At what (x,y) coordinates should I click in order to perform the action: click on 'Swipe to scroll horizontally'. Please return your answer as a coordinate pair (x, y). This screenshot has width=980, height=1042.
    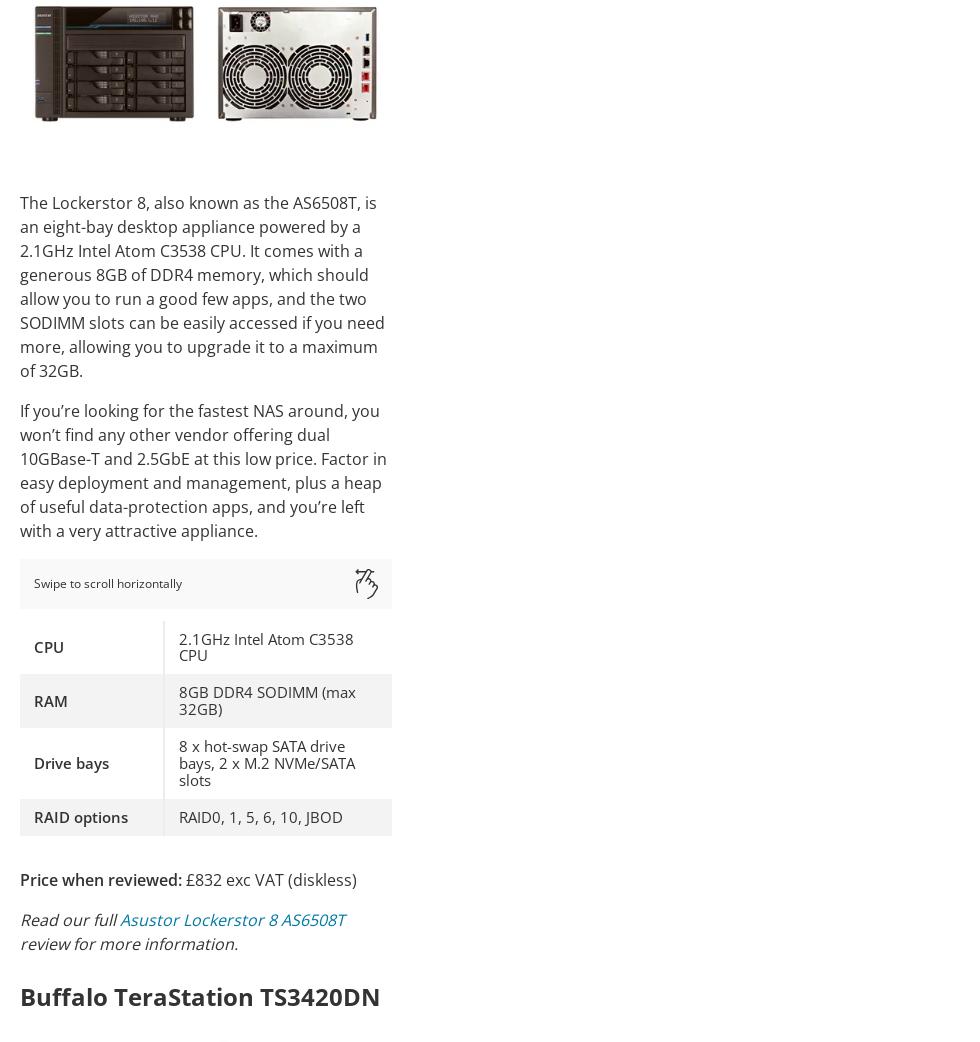
    Looking at the image, I should click on (107, 581).